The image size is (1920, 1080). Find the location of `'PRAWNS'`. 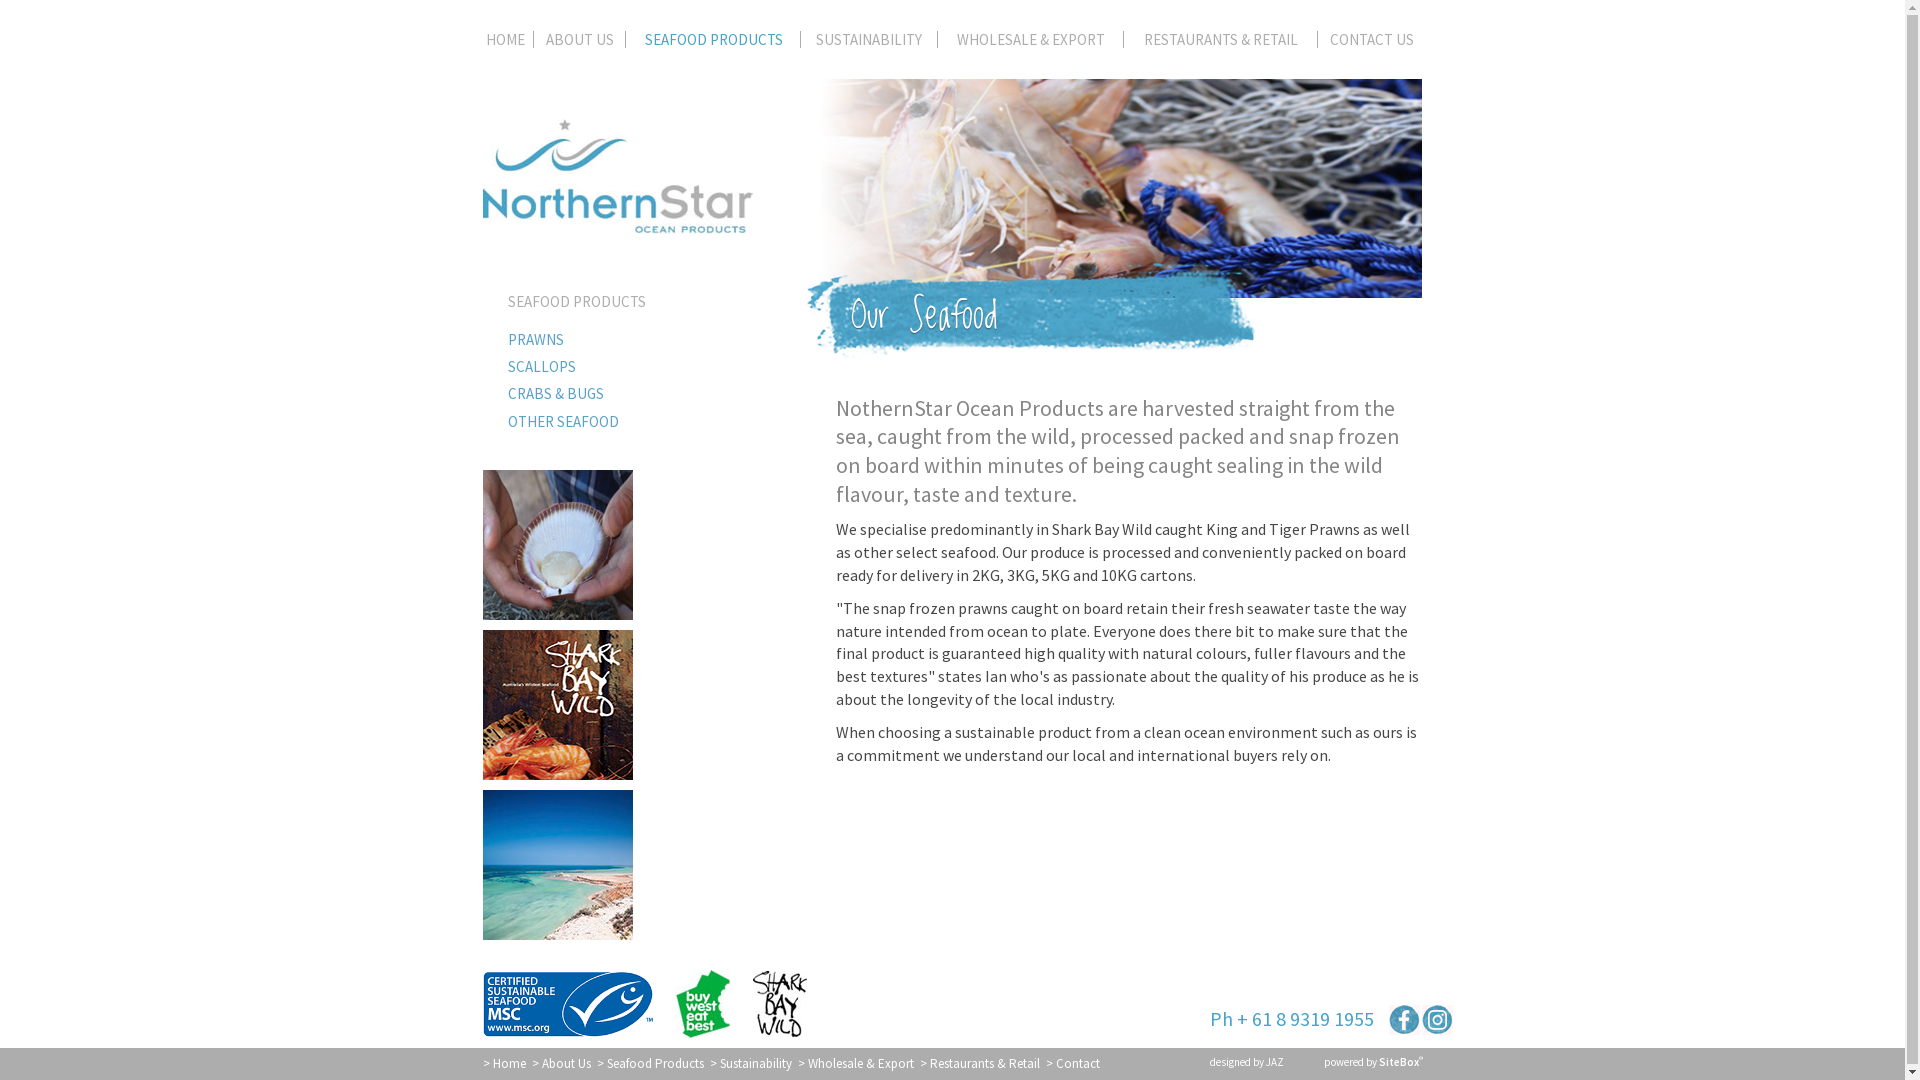

'PRAWNS' is located at coordinates (481, 338).